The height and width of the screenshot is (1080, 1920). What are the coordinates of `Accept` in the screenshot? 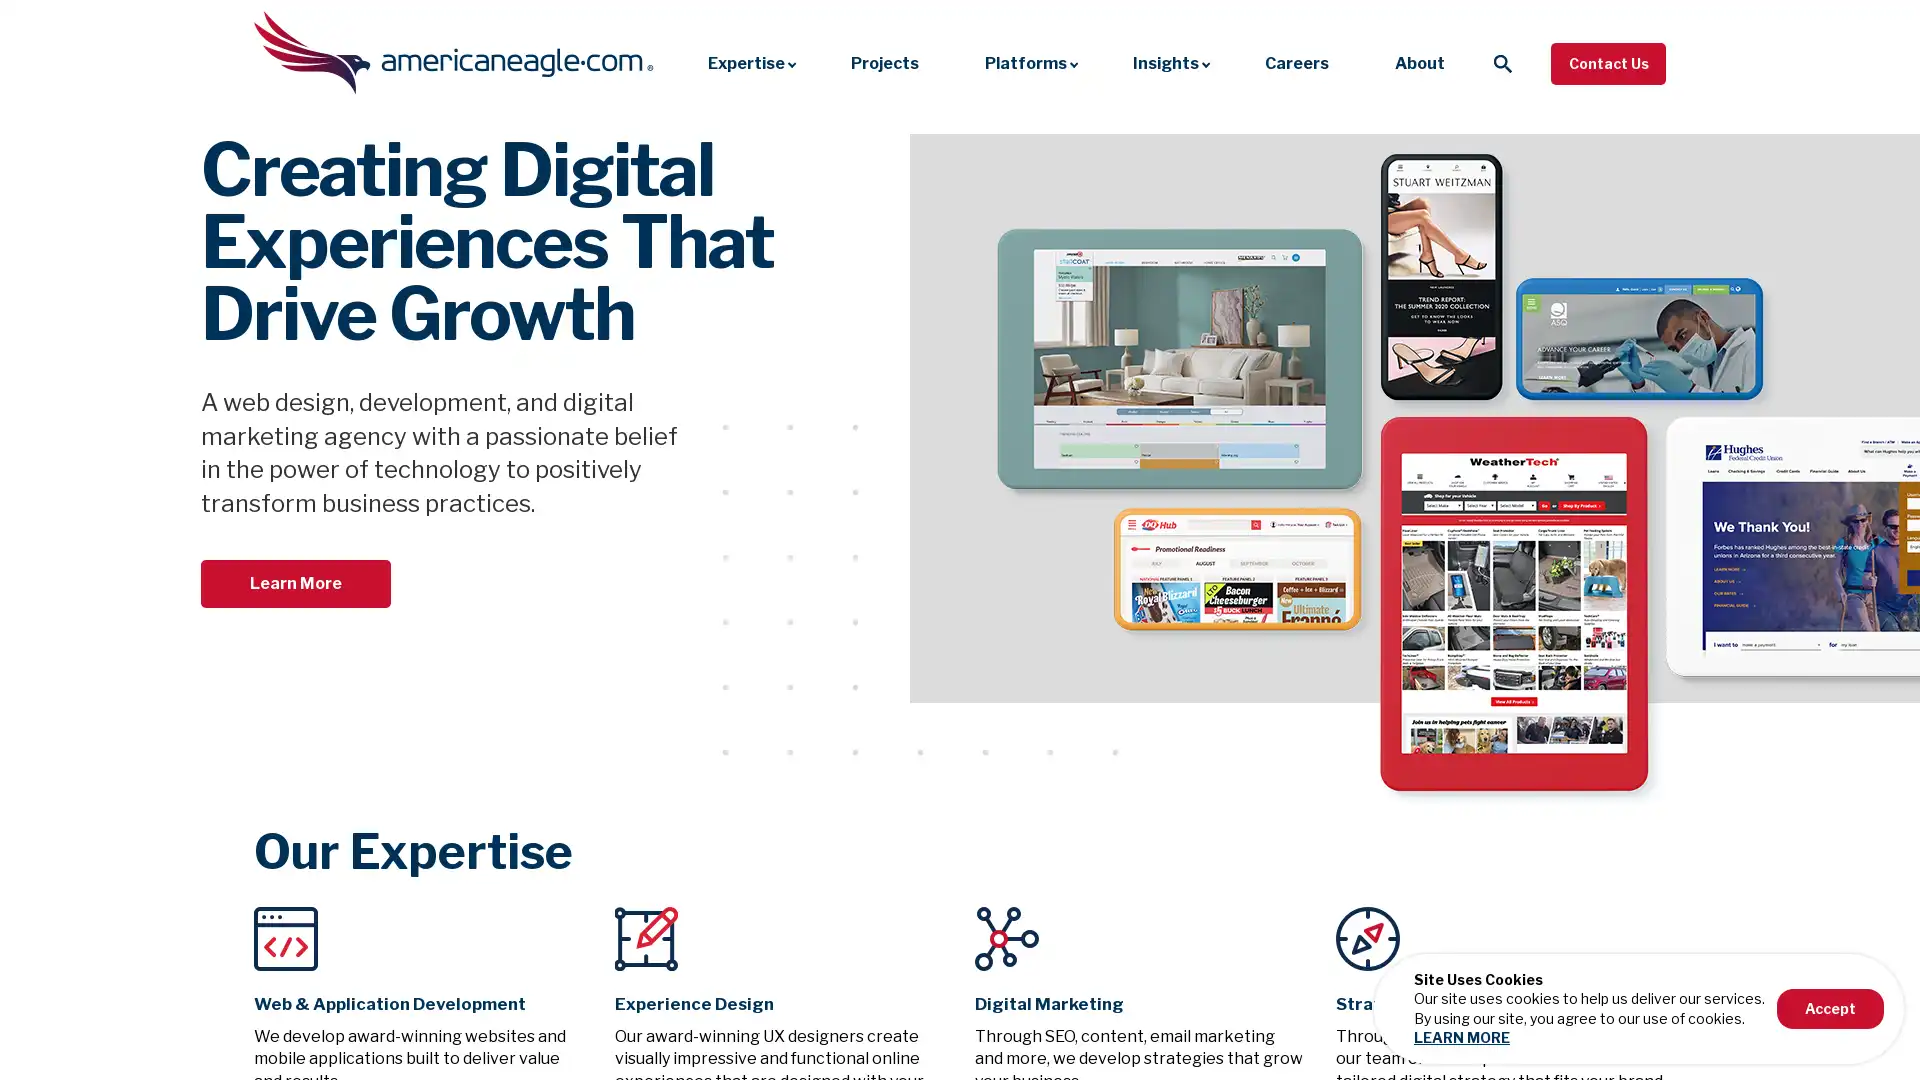 It's located at (1824, 1008).